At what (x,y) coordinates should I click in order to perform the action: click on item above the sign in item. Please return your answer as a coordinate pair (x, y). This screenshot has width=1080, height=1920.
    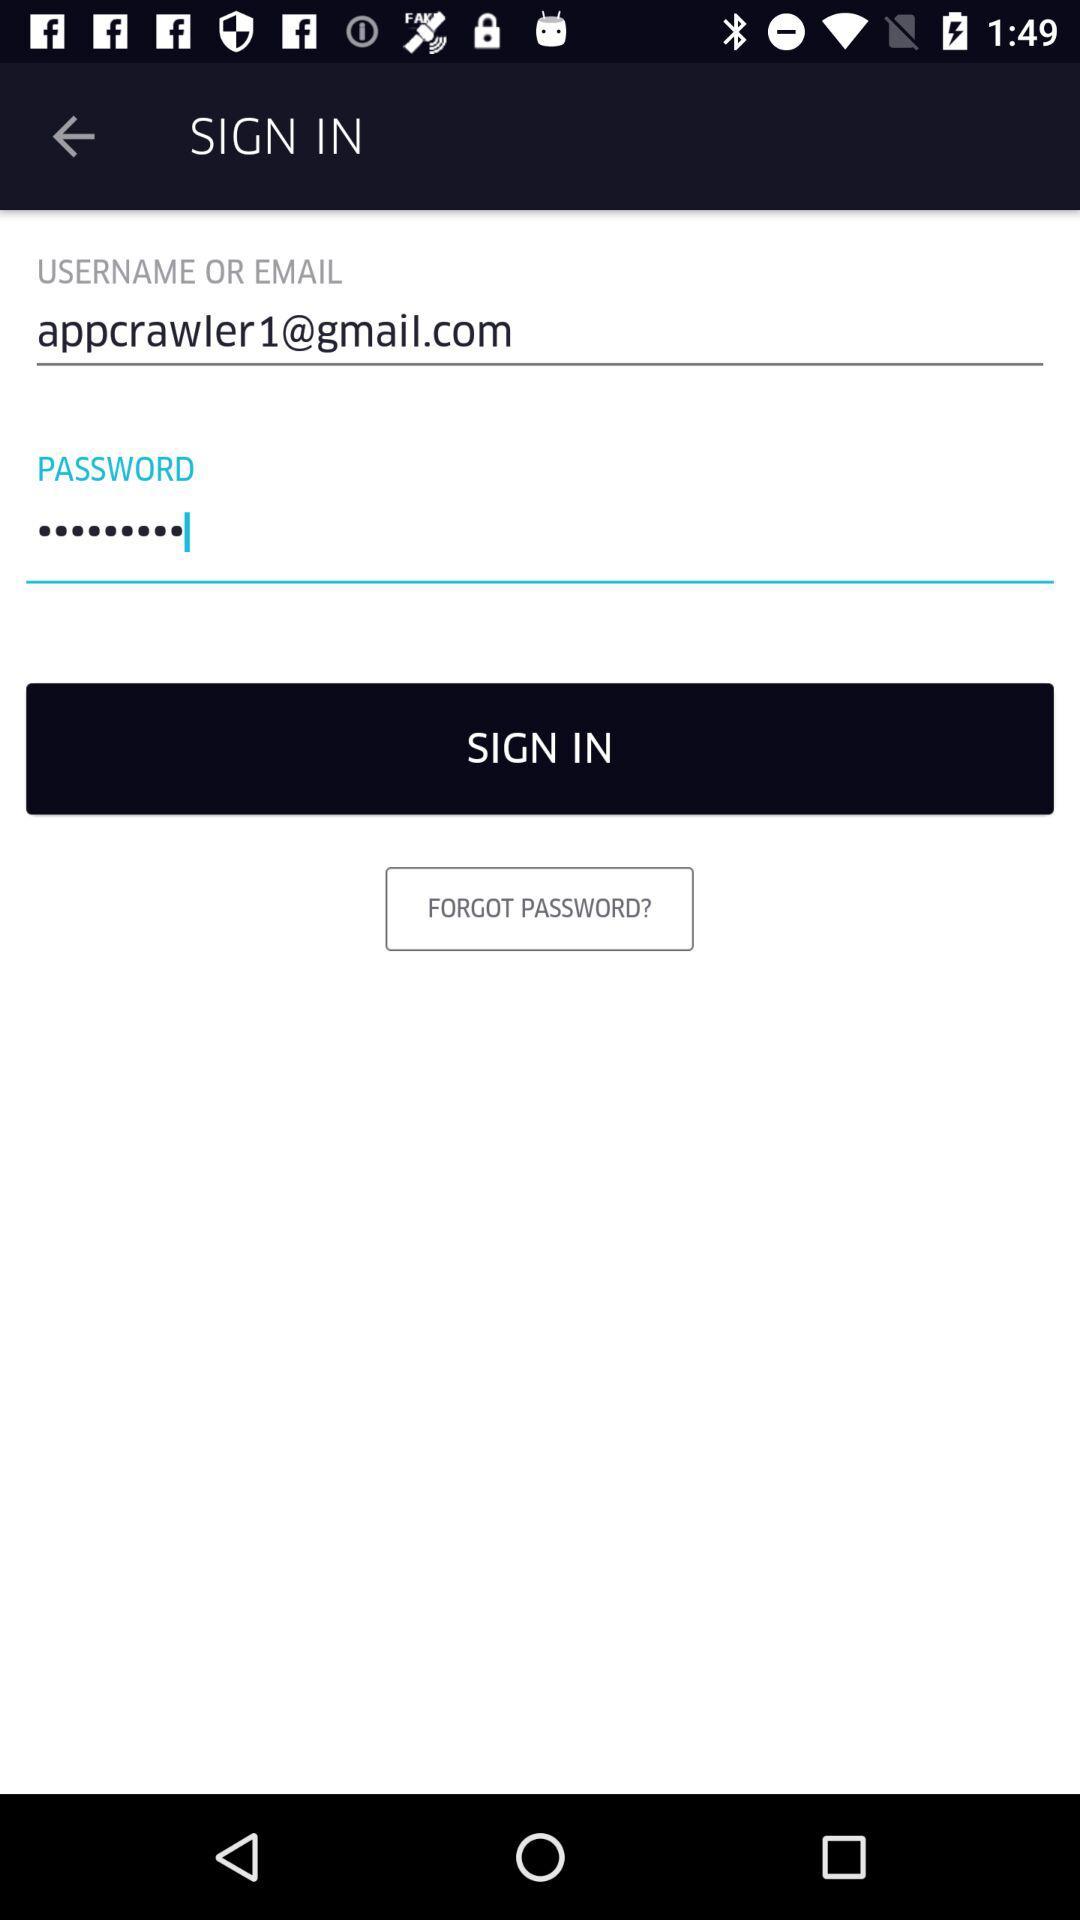
    Looking at the image, I should click on (540, 537).